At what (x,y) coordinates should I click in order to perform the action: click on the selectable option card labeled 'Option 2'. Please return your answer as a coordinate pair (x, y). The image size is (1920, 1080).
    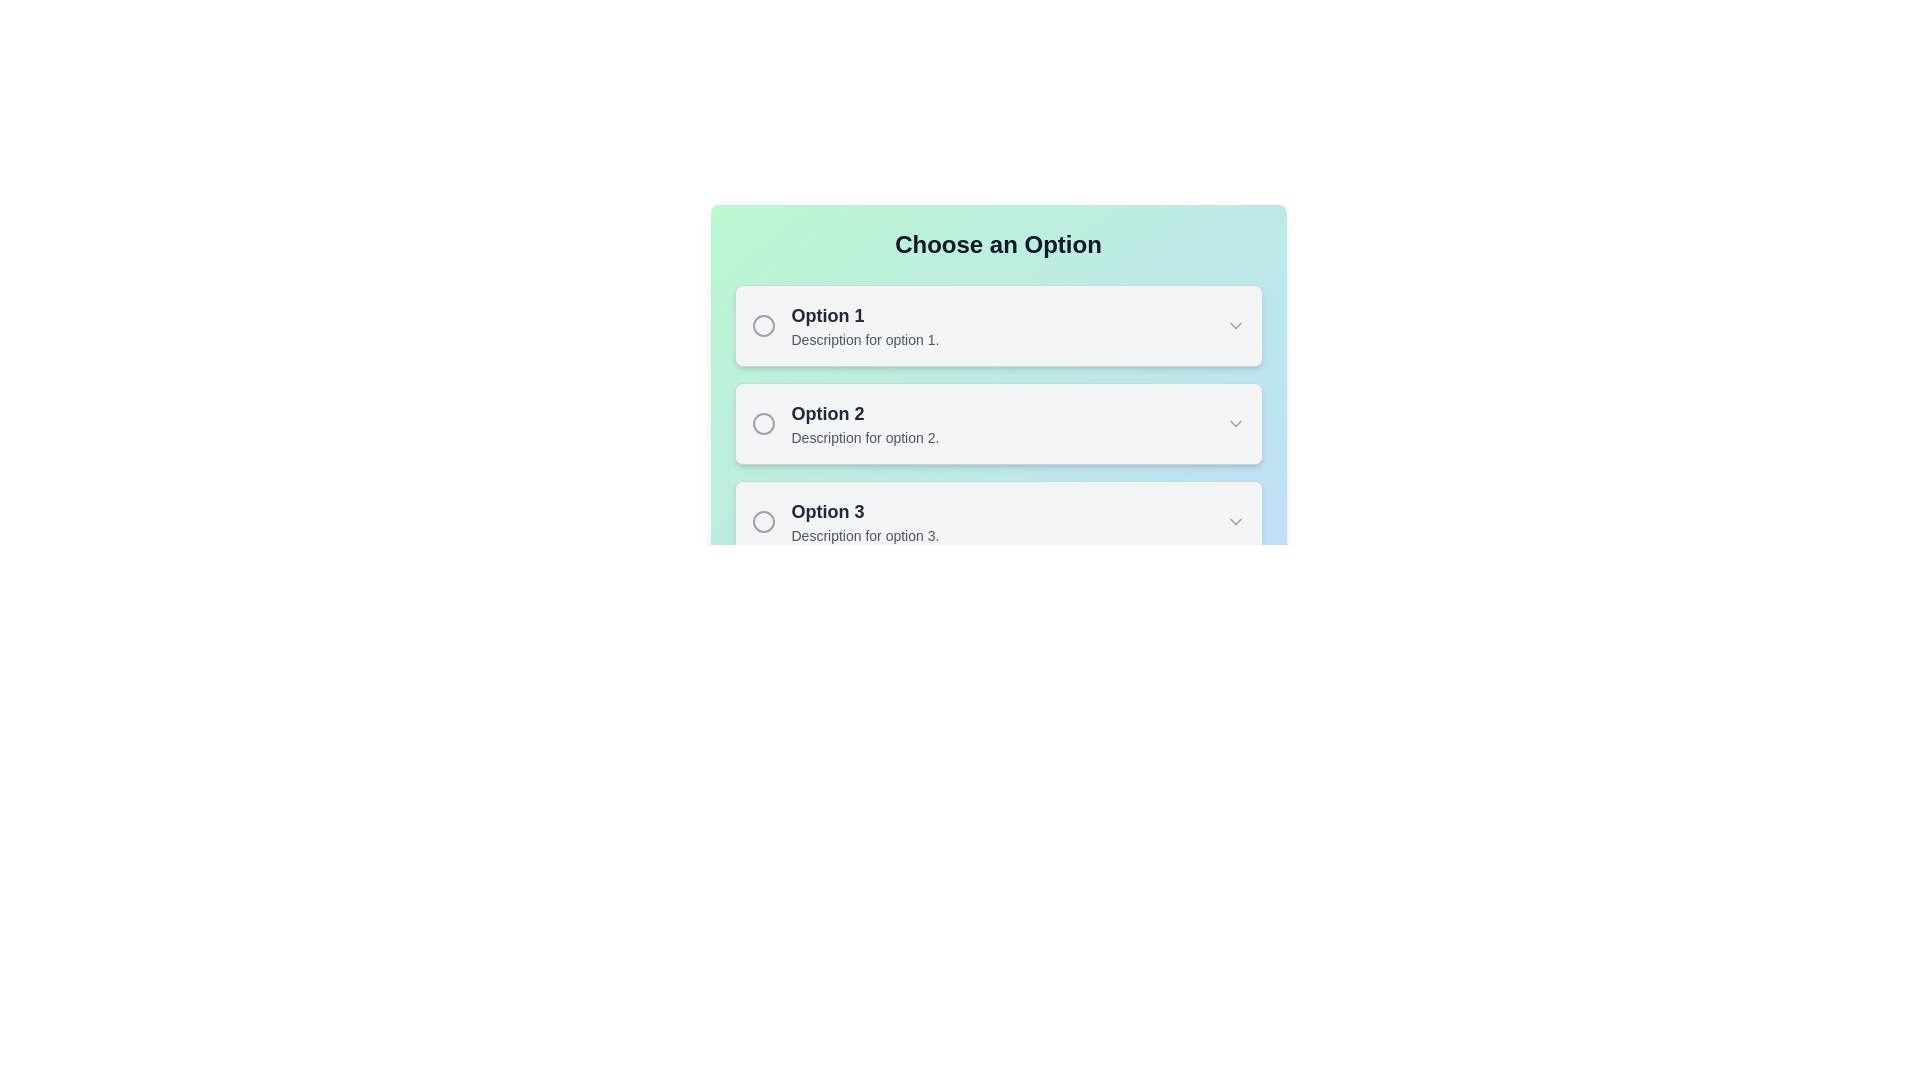
    Looking at the image, I should click on (998, 423).